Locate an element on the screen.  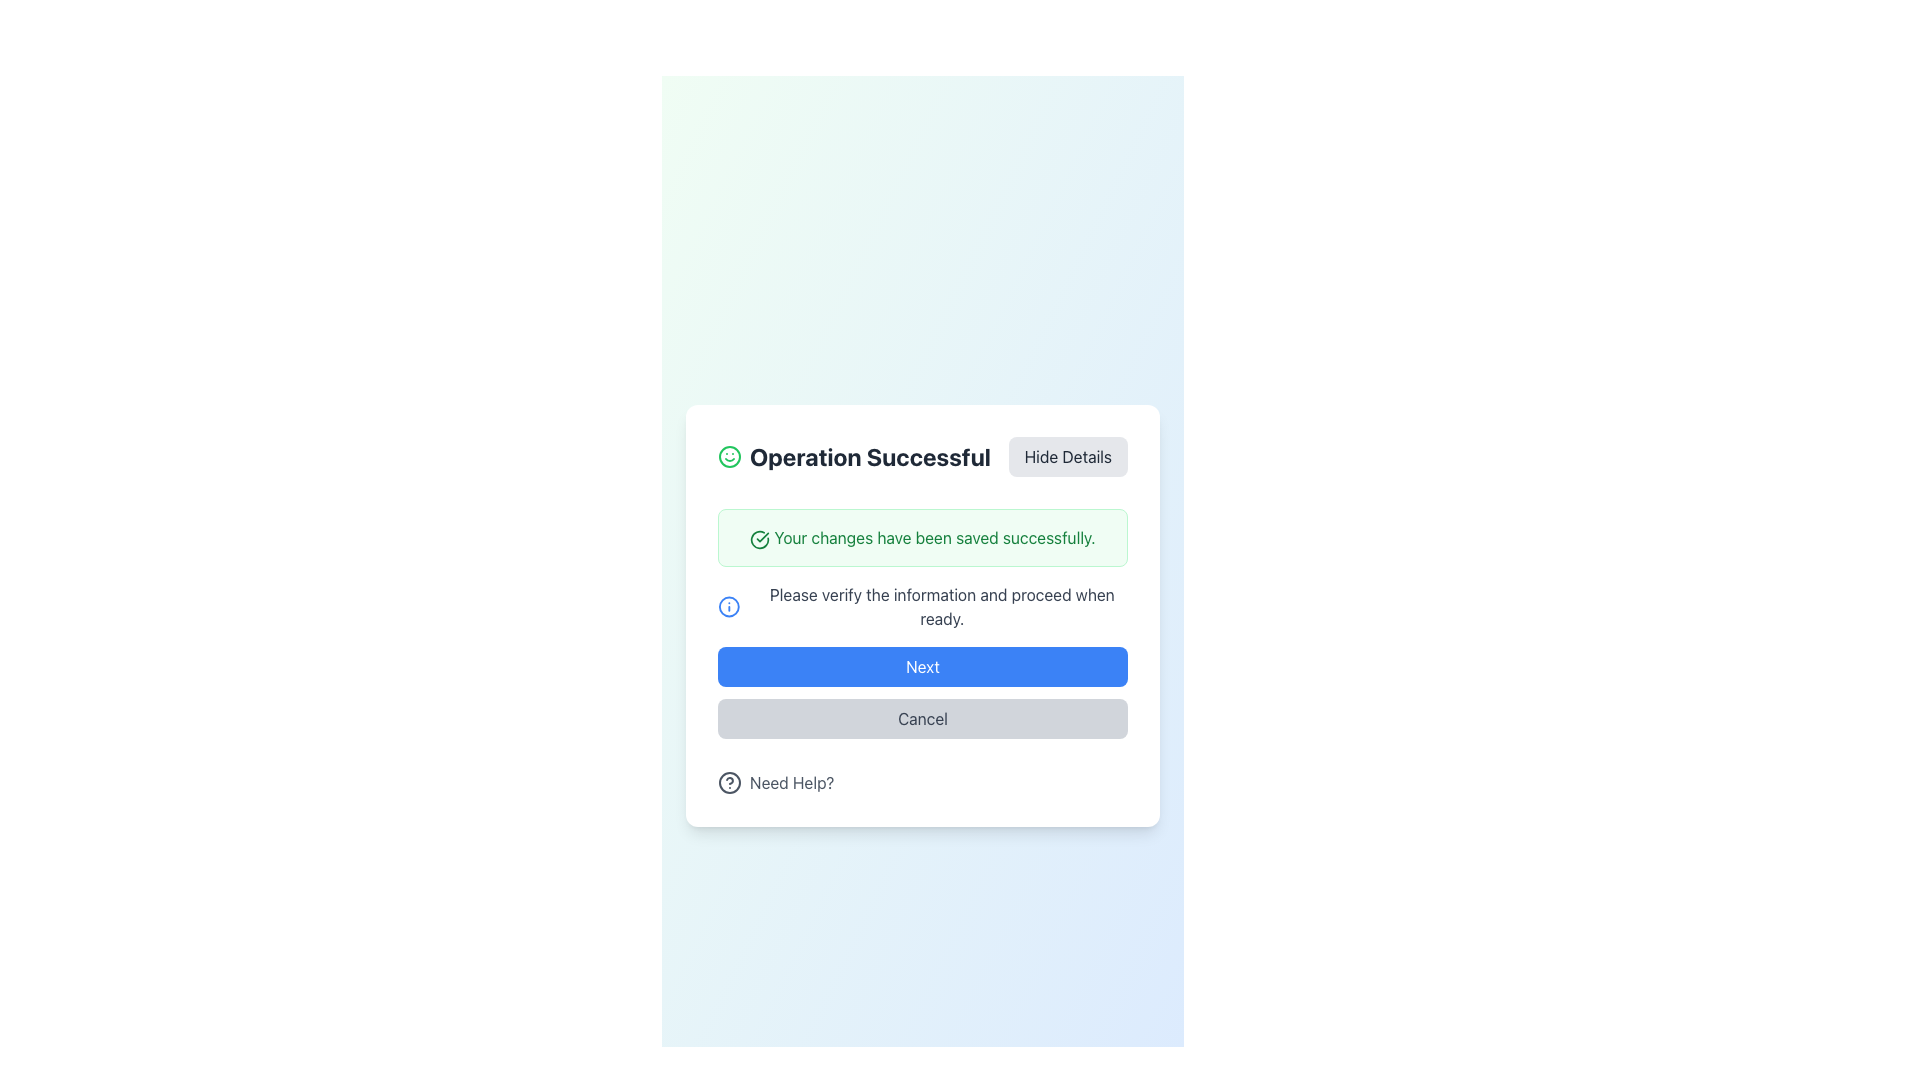
the circular graphical shape within the SVG, which is centrally located in the inner message box and features a solid outline as part of an icon is located at coordinates (728, 605).